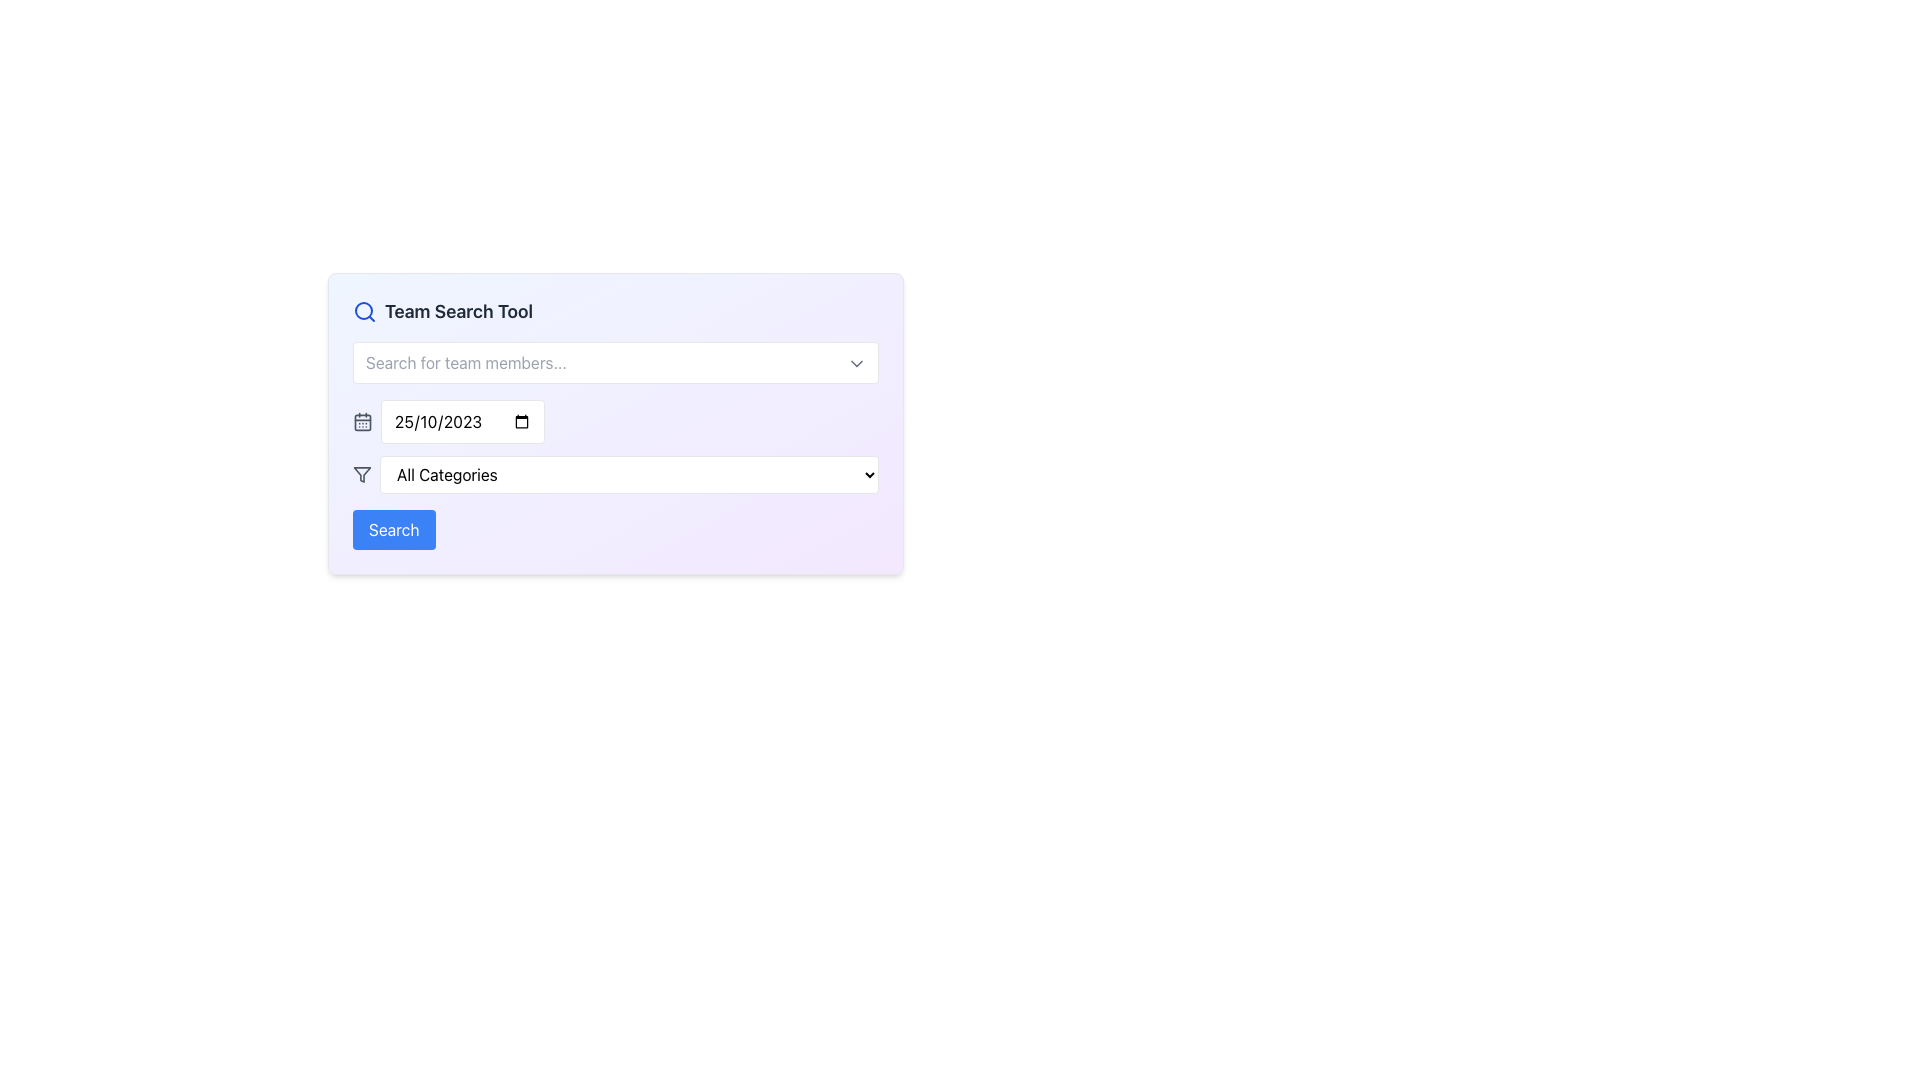 The width and height of the screenshot is (1920, 1080). Describe the element at coordinates (364, 311) in the screenshot. I see `the circular outline of the blue-bordered SVG icon representing the magnifying glass, located at the top-left corner of the panel adjacent to the 'Team Search Tool' title` at that location.